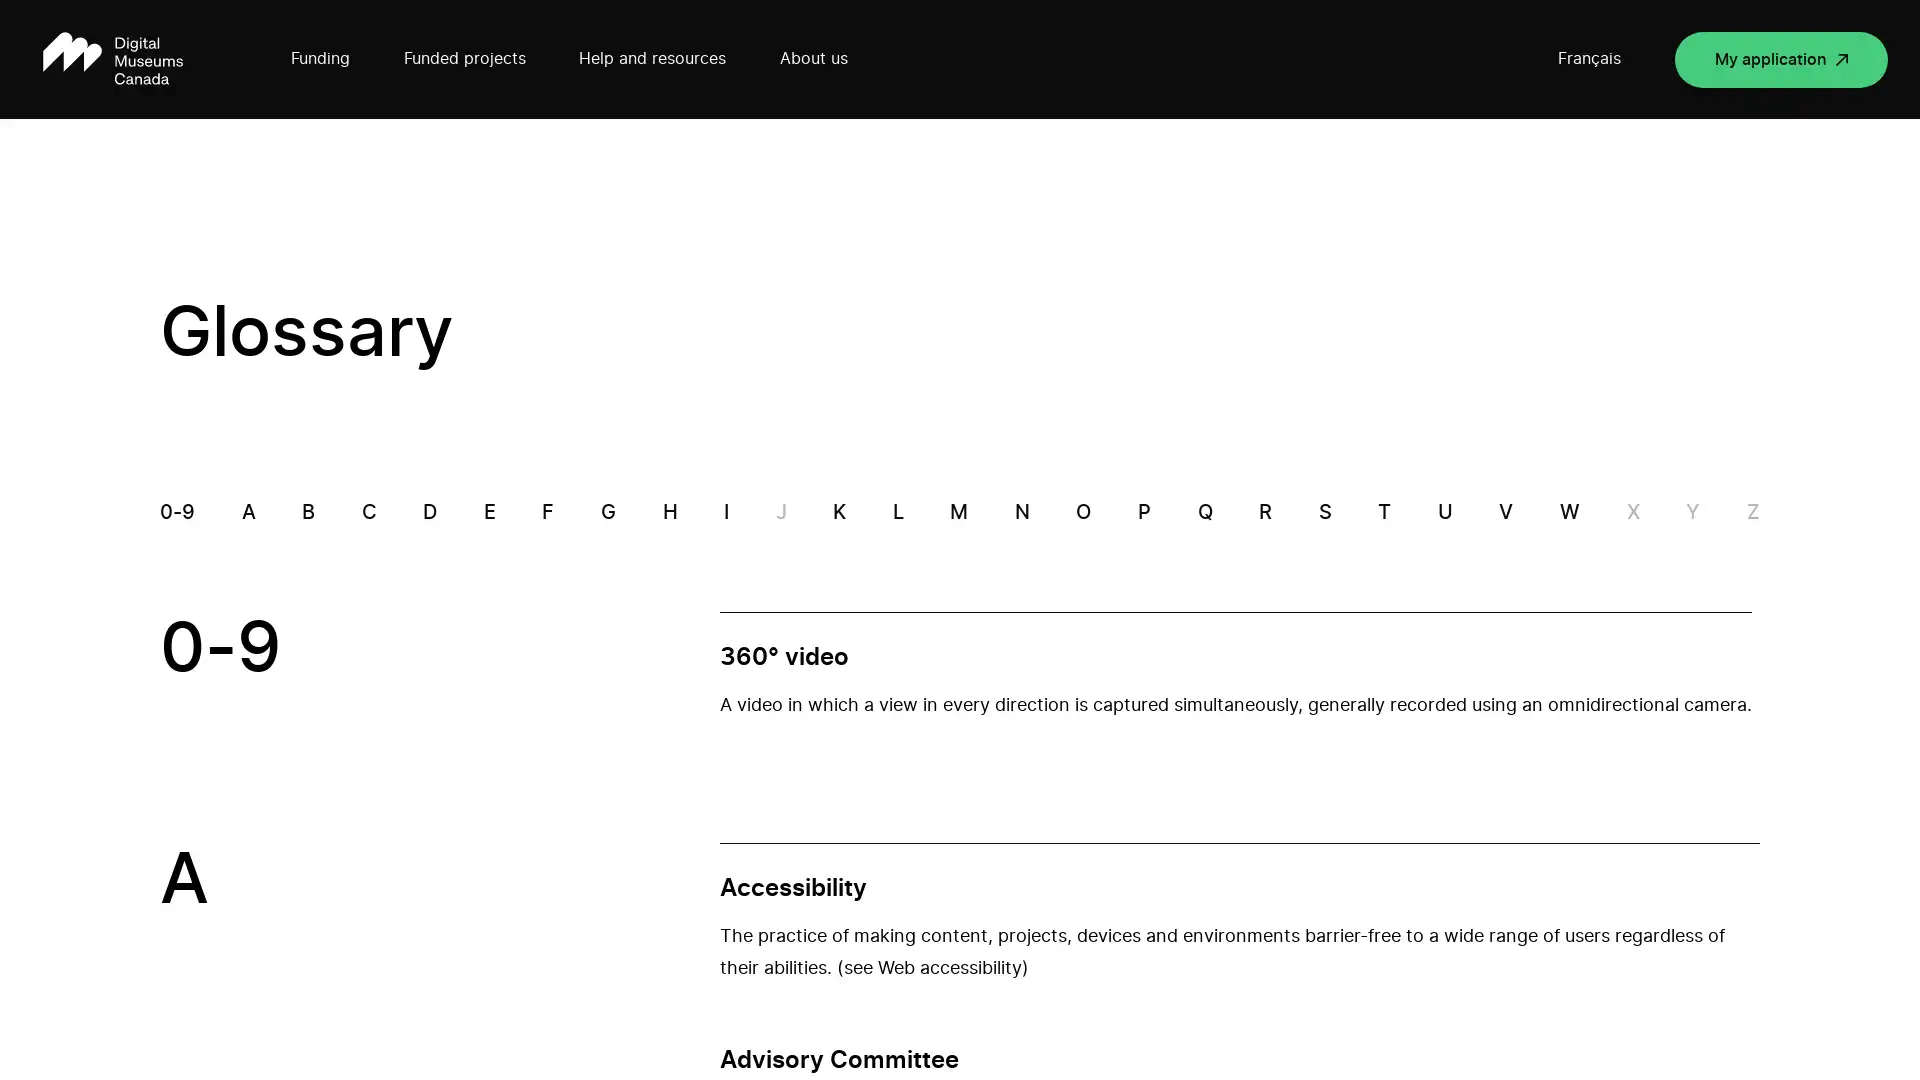 Image resolution: width=1920 pixels, height=1080 pixels. I want to click on K, so click(839, 512).